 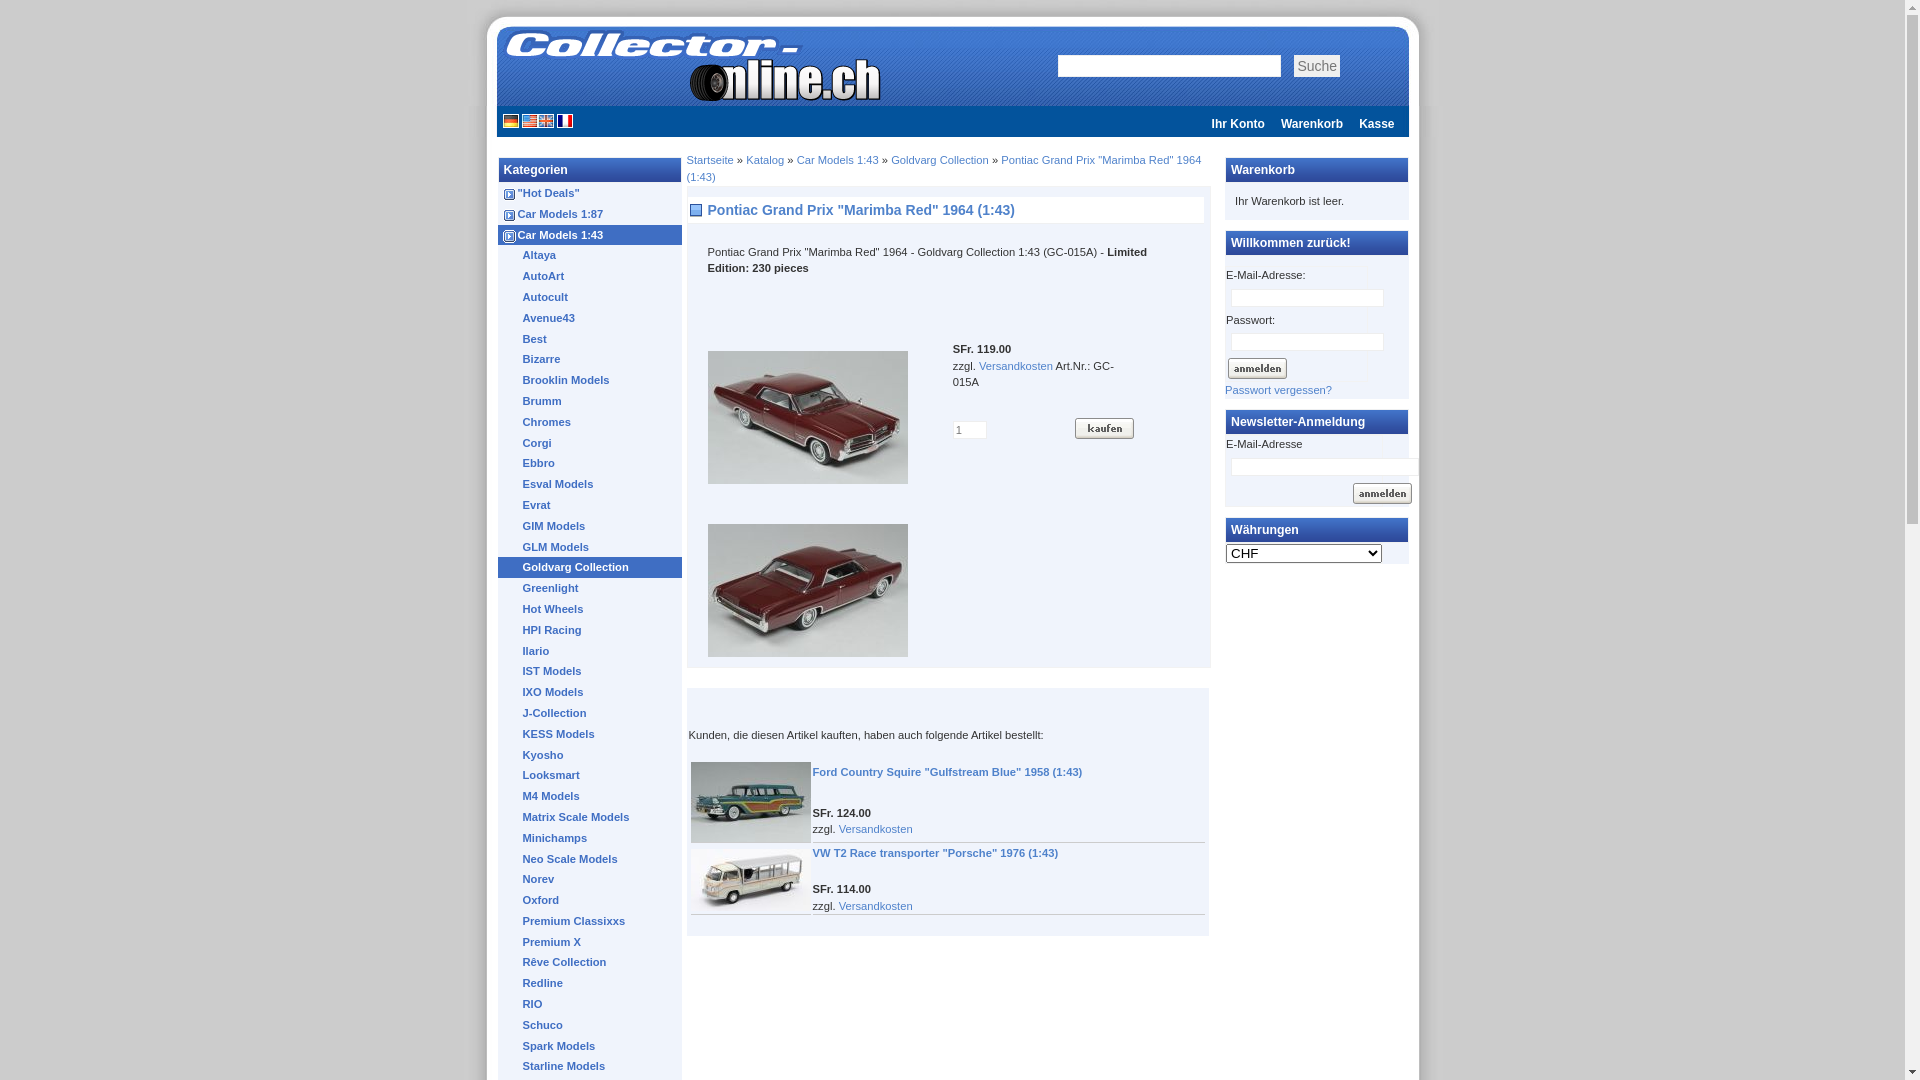 What do you see at coordinates (939, 158) in the screenshot?
I see `'Goldvarg Collection'` at bounding box center [939, 158].